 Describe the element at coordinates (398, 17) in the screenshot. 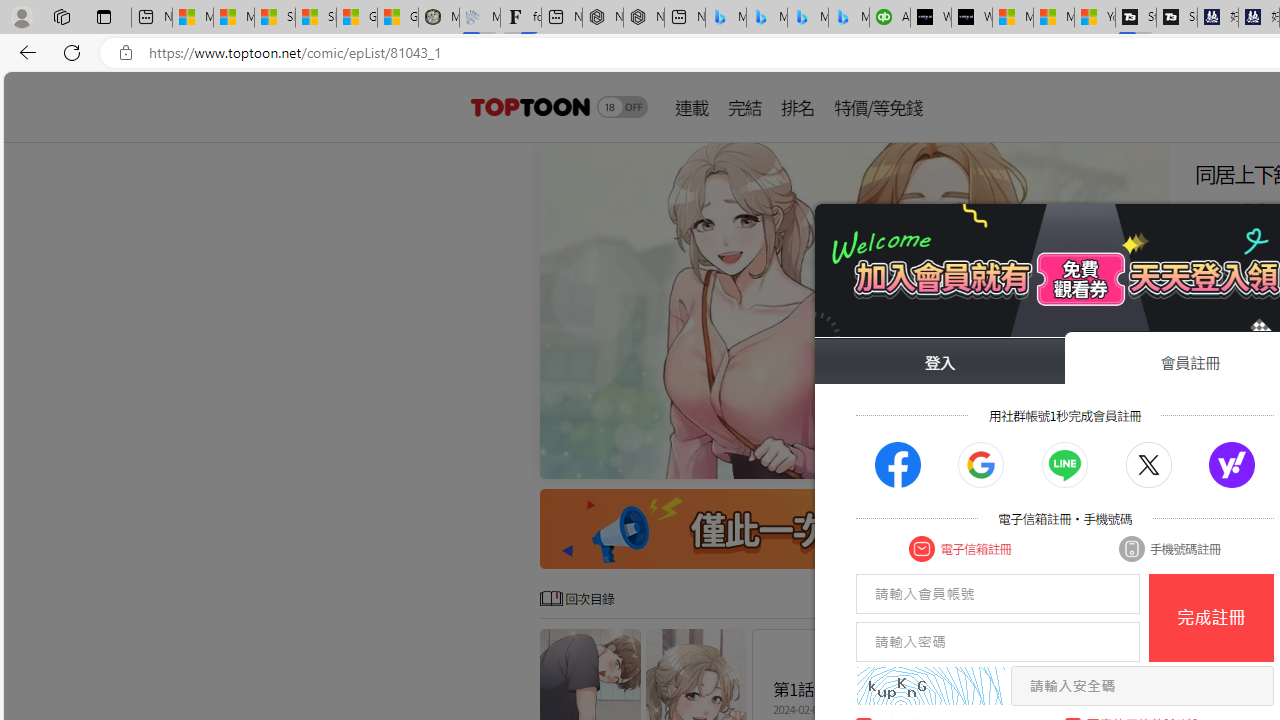

I see `'Gilma and Hector both pose tropical trouble for Hawaii'` at that location.